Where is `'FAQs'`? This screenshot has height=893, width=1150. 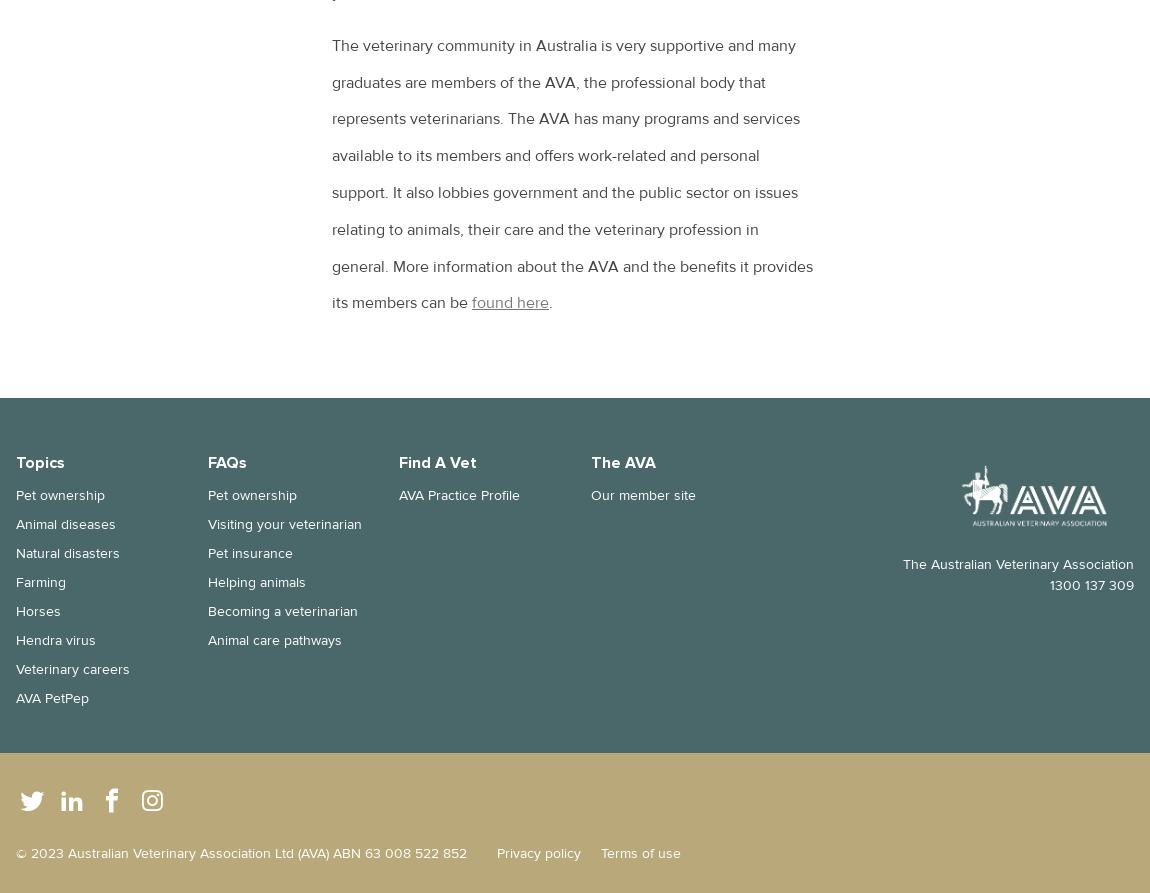 'FAQs' is located at coordinates (225, 462).